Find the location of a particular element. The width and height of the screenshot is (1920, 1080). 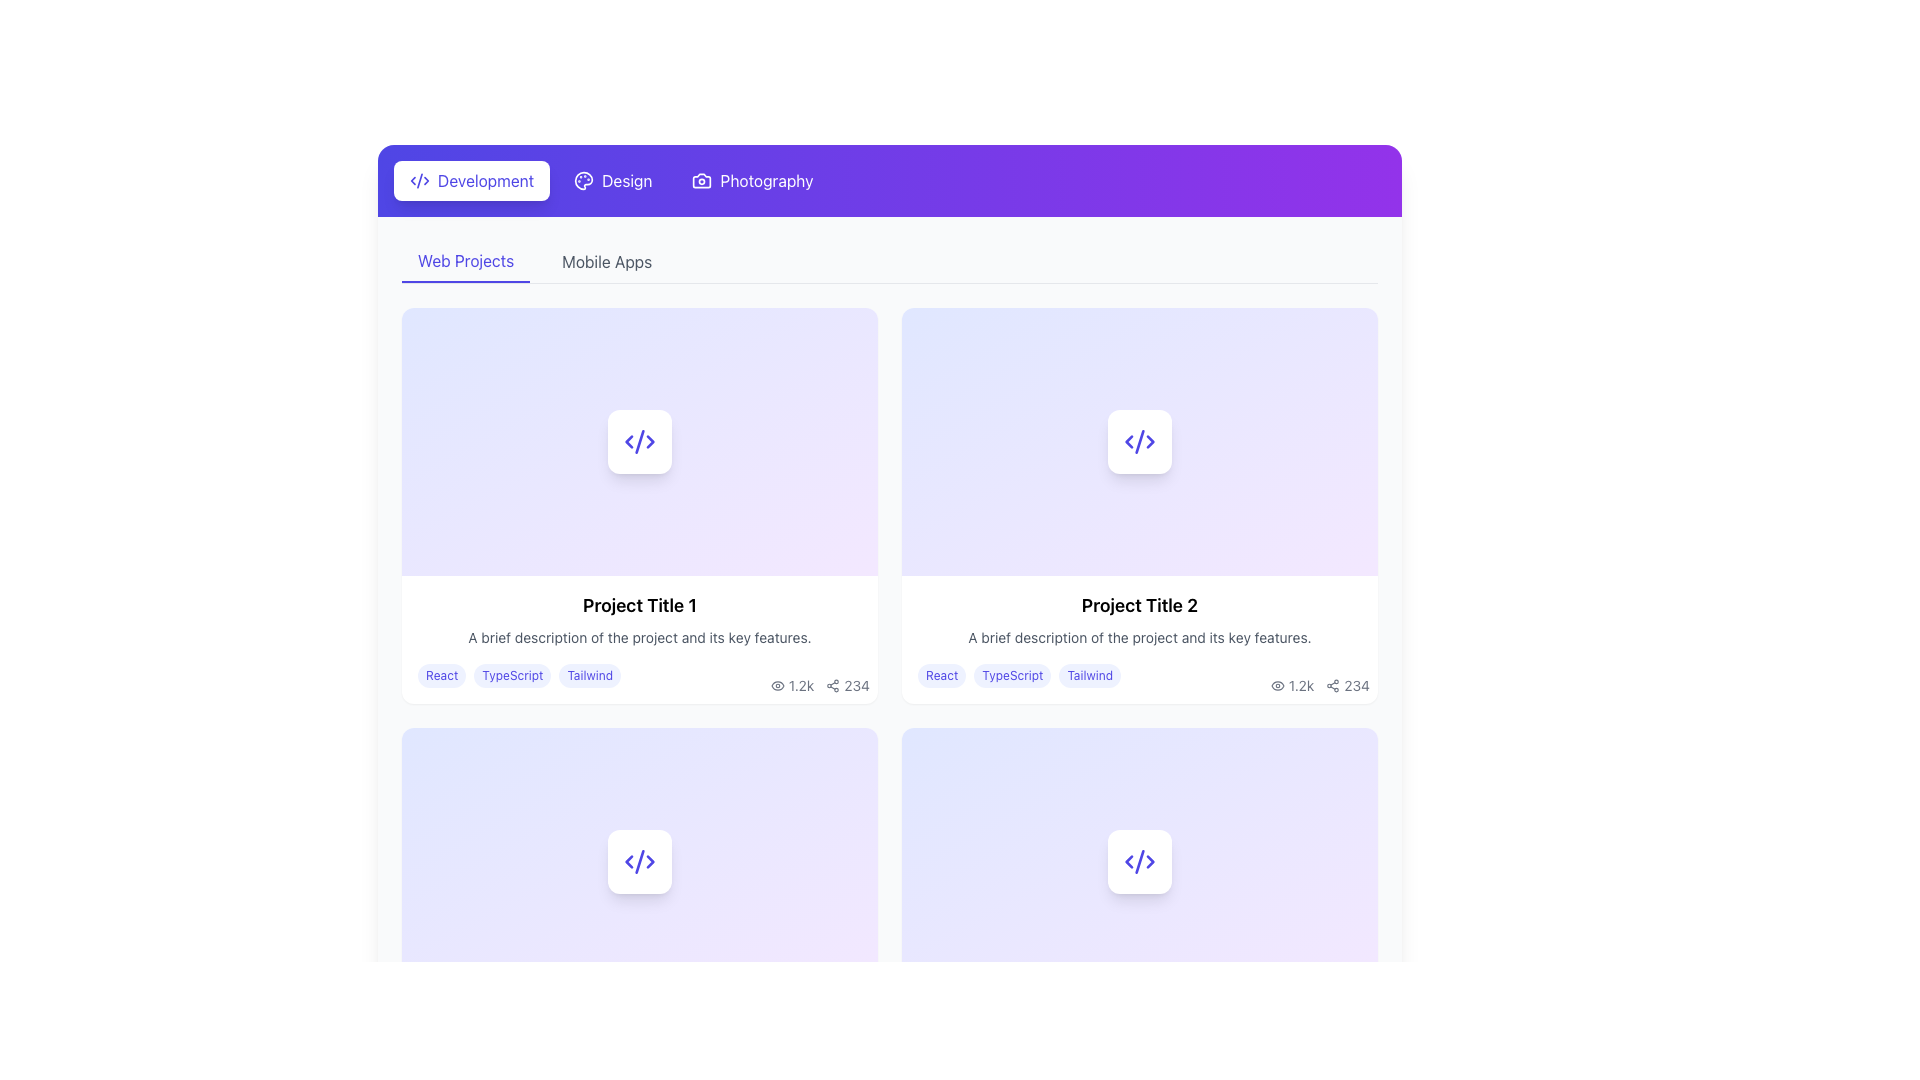

the details of the purple angle brackets icon ('<>') located at the center of the 'Project Title 2' card, which is in the top-right quadrant of the grid layout is located at coordinates (1140, 439).